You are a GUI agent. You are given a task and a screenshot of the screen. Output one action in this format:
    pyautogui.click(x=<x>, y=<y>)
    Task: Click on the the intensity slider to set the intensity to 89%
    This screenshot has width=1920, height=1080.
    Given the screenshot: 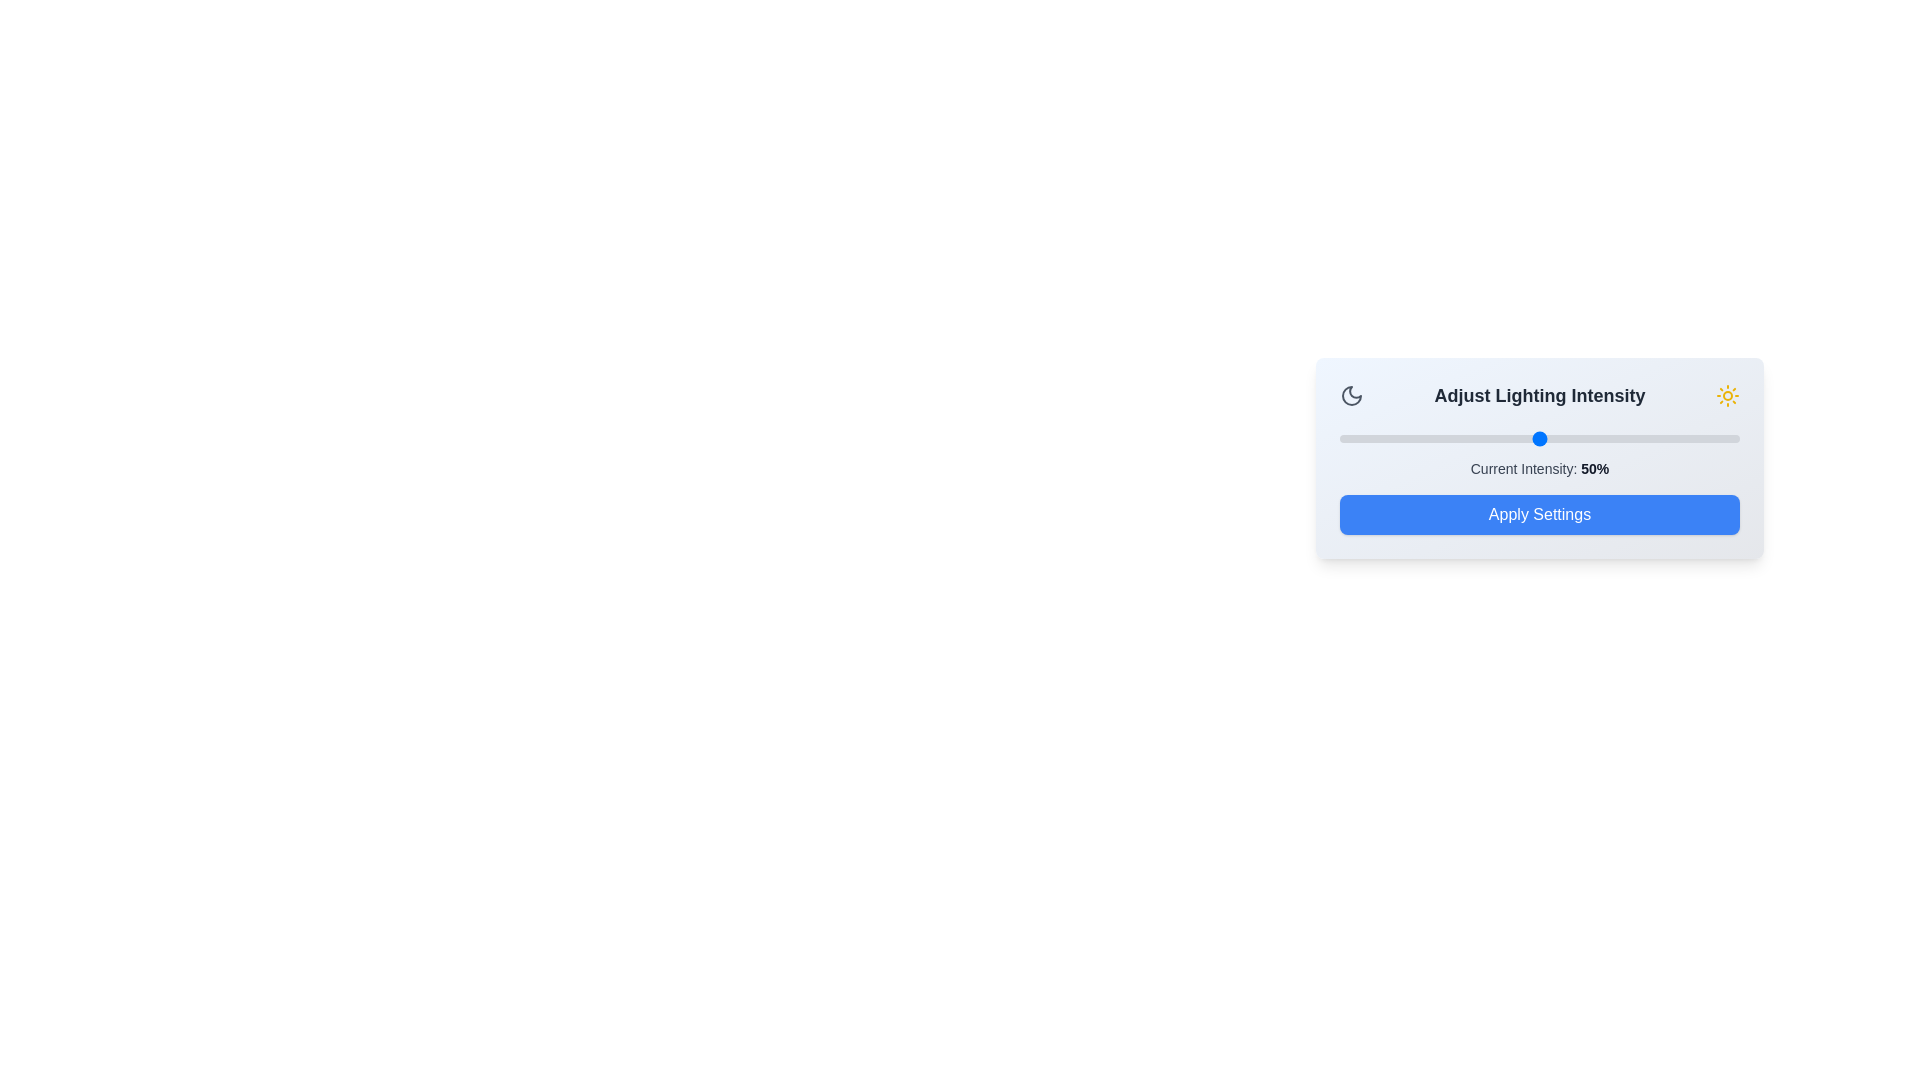 What is the action you would take?
    pyautogui.click(x=1694, y=438)
    